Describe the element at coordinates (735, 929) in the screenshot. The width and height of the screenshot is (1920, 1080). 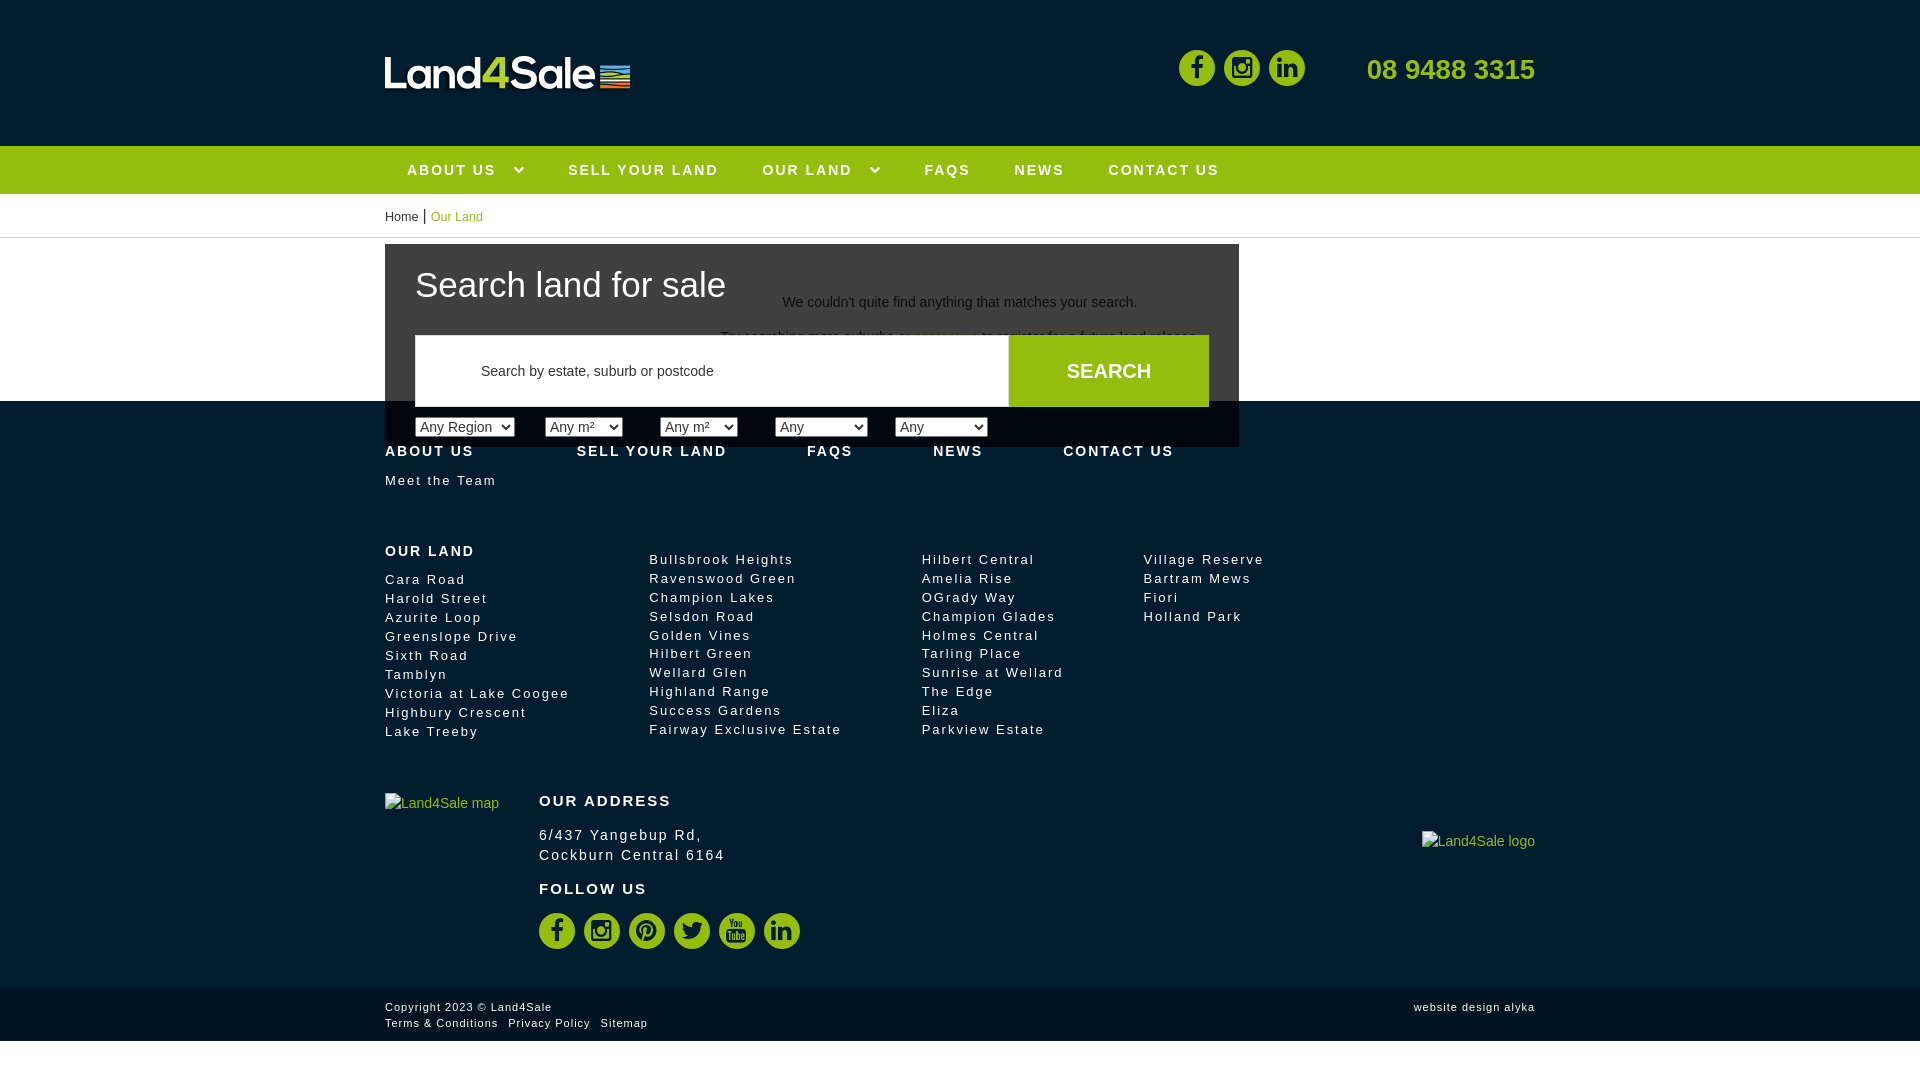
I see `'YouTube'` at that location.